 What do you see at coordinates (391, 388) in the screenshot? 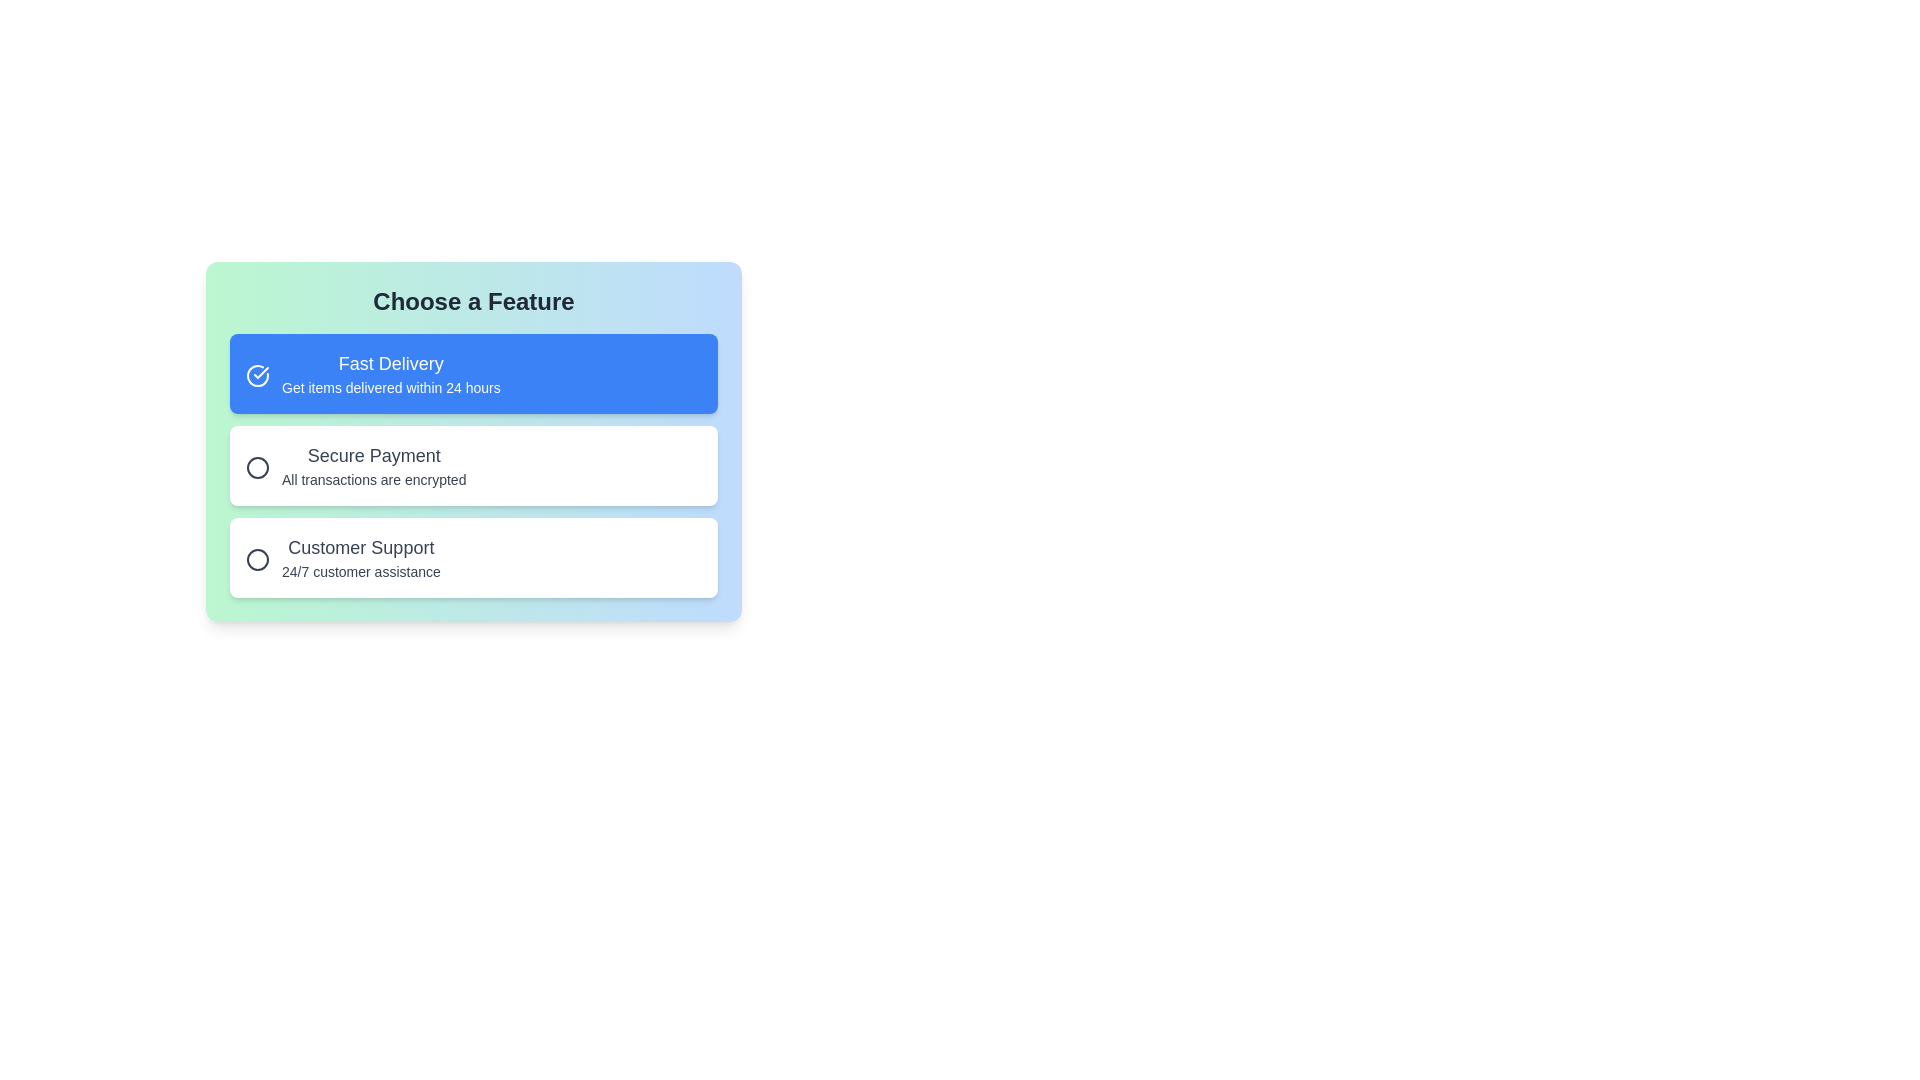
I see `text displaying 'Get items delivered within 24 hours' which is located below the title 'Fast Delivery' in a blue rectangular background` at bounding box center [391, 388].